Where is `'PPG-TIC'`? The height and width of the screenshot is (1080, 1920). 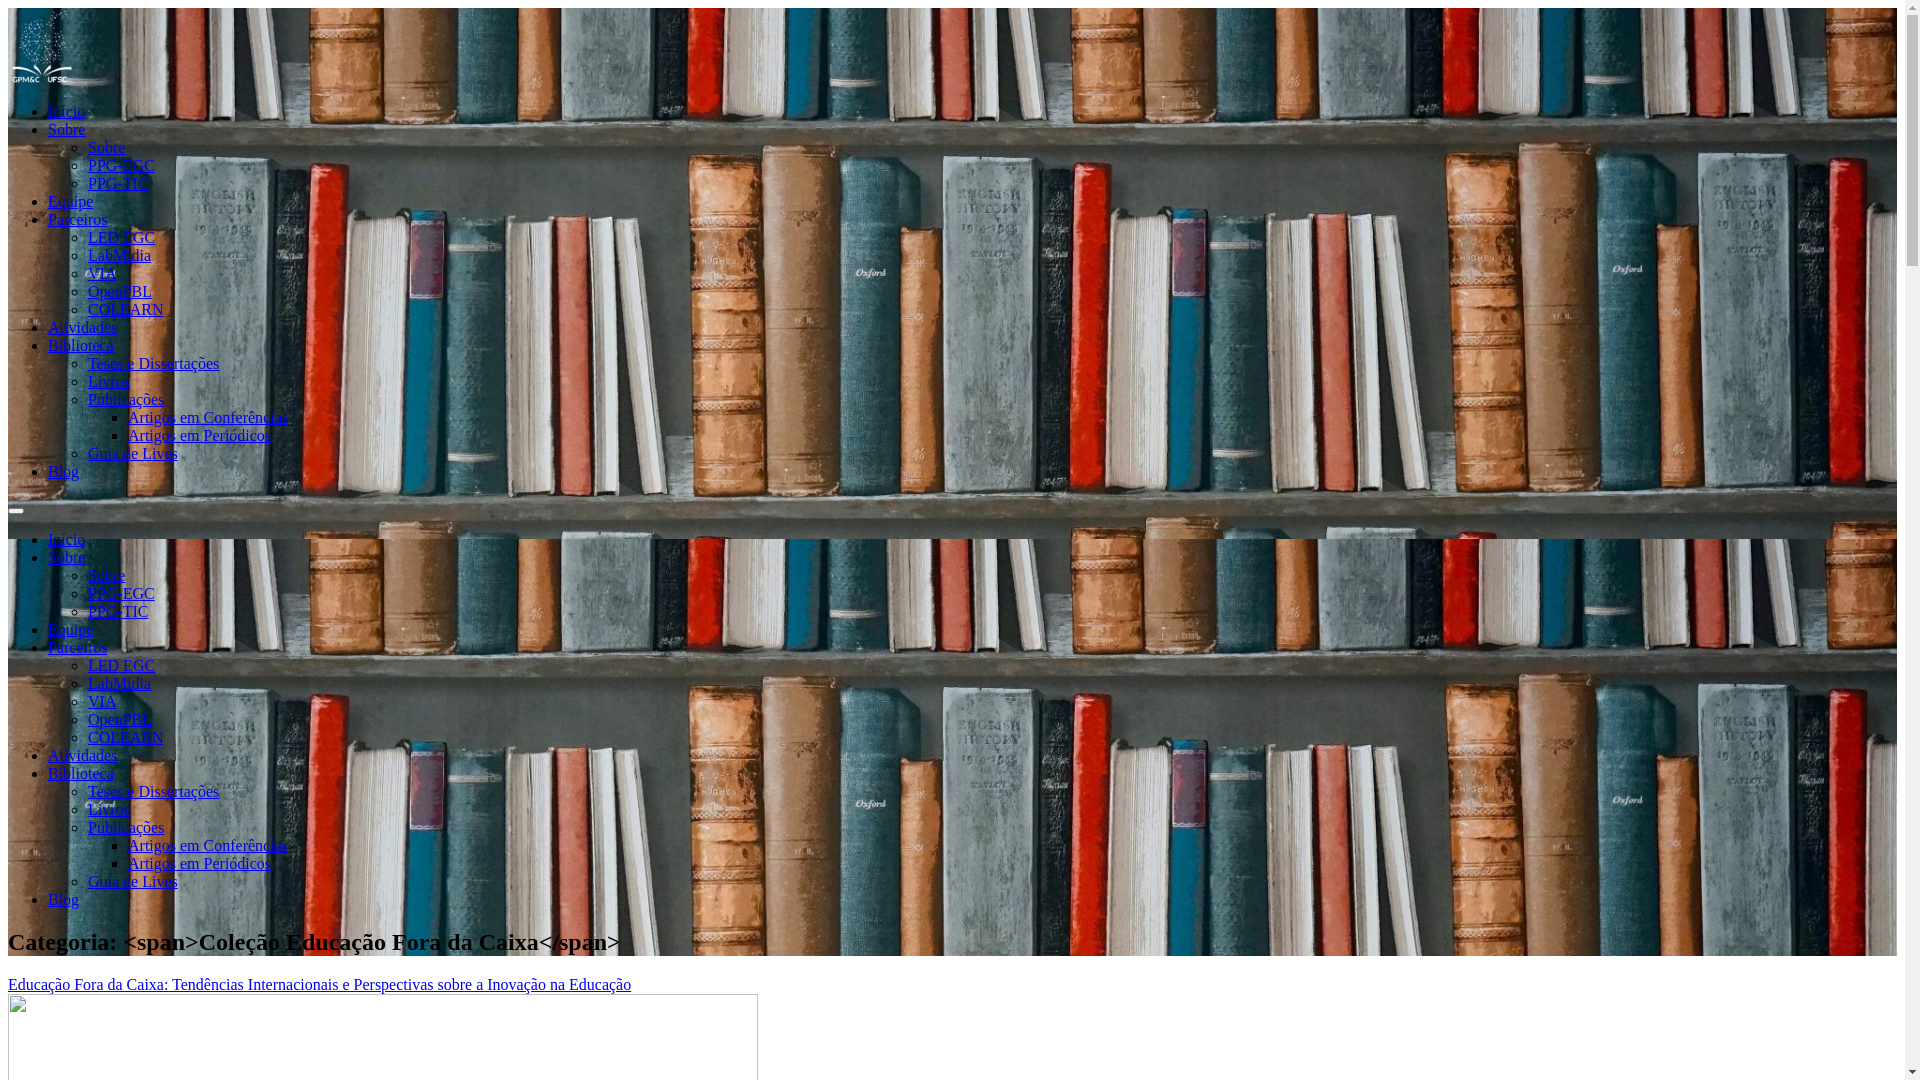 'PPG-TIC' is located at coordinates (117, 610).